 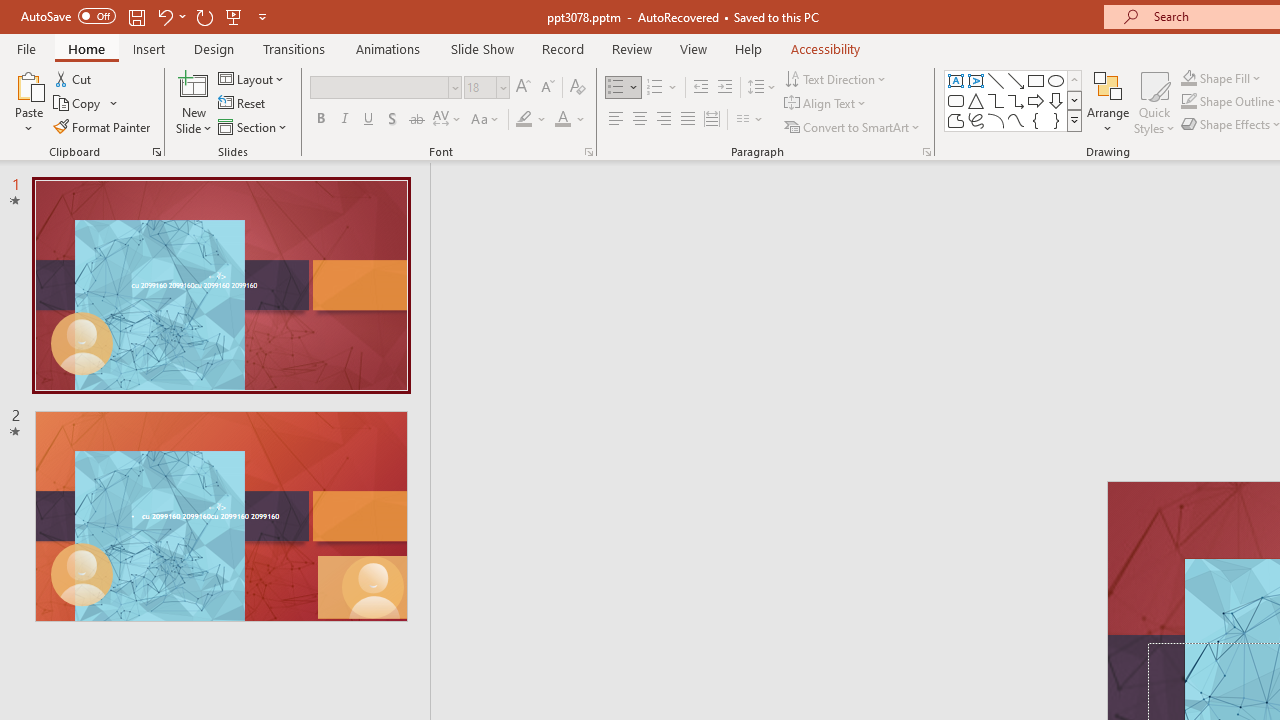 What do you see at coordinates (1189, 77) in the screenshot?
I see `'Shape Fill Dark Green, Accent 2'` at bounding box center [1189, 77].